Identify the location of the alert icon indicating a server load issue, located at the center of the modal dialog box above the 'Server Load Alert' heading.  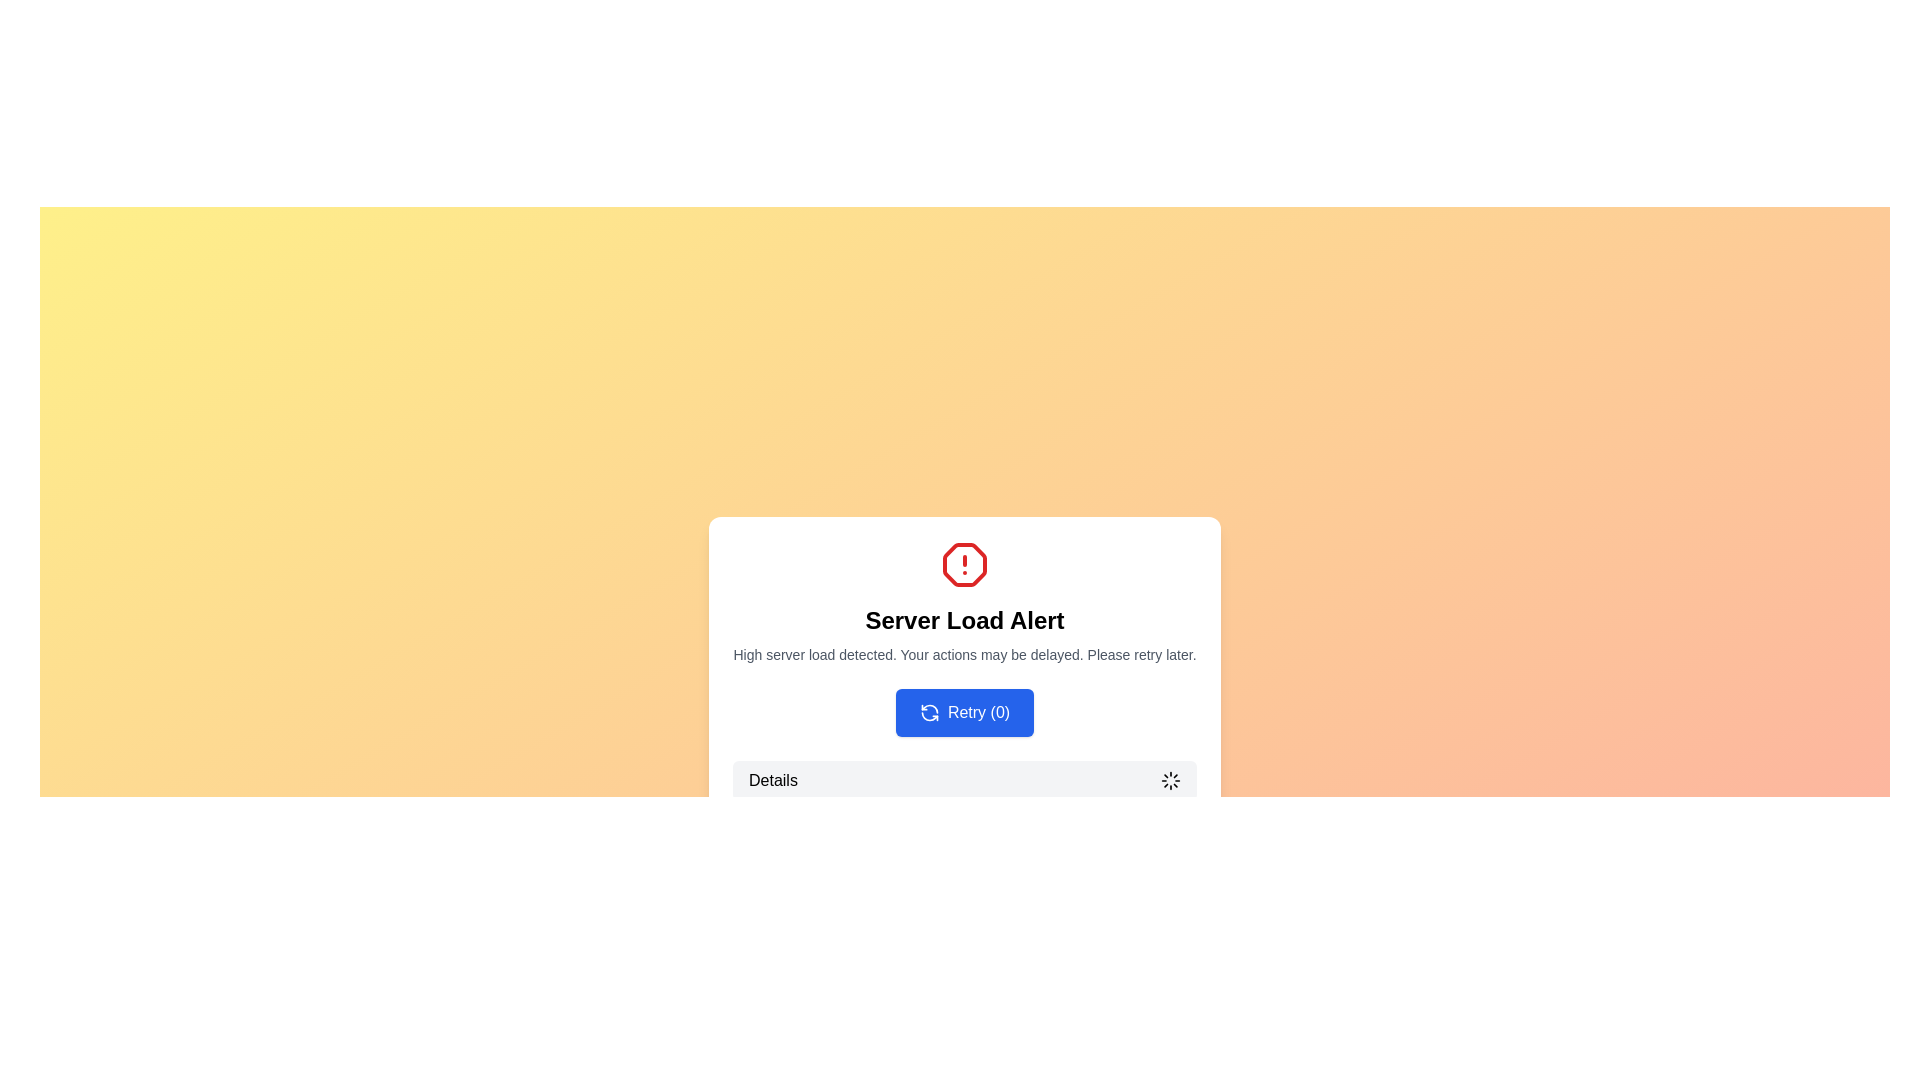
(964, 564).